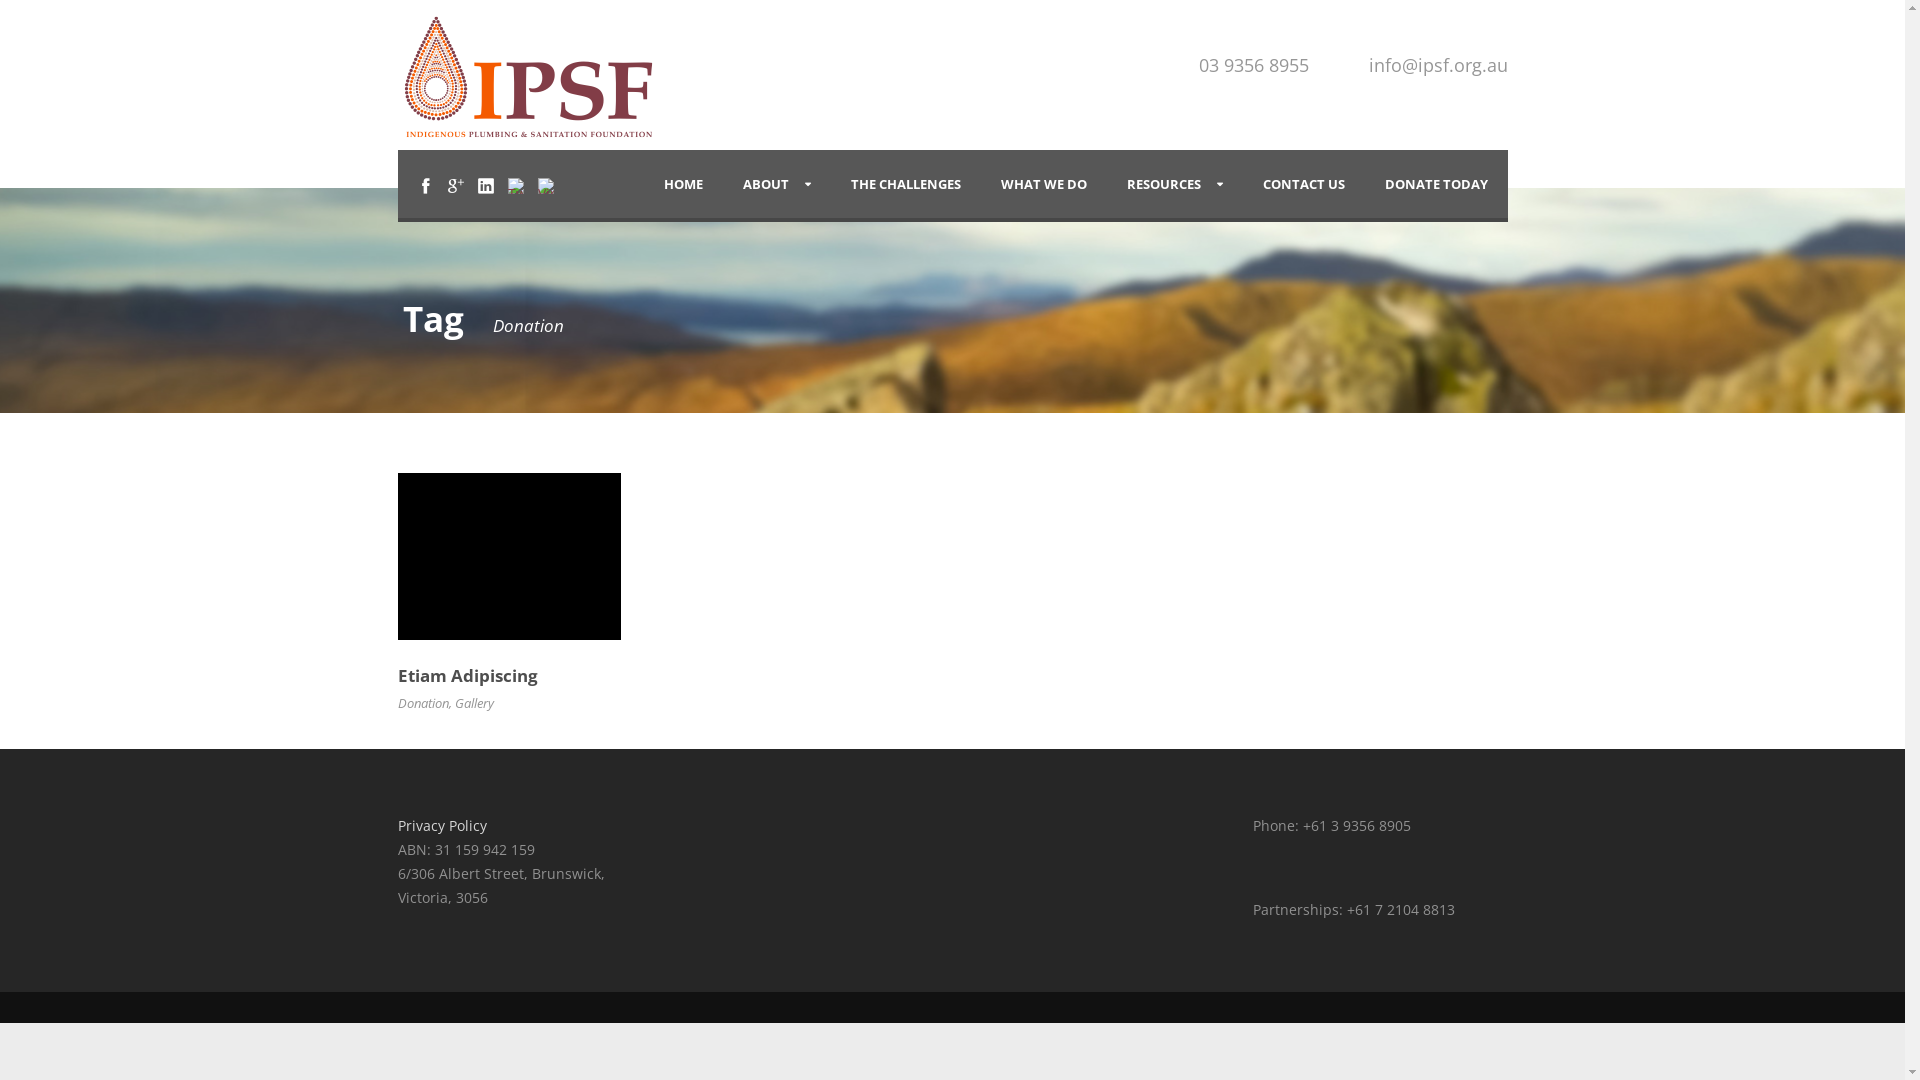  What do you see at coordinates (467, 675) in the screenshot?
I see `'Etiam Adipiscing'` at bounding box center [467, 675].